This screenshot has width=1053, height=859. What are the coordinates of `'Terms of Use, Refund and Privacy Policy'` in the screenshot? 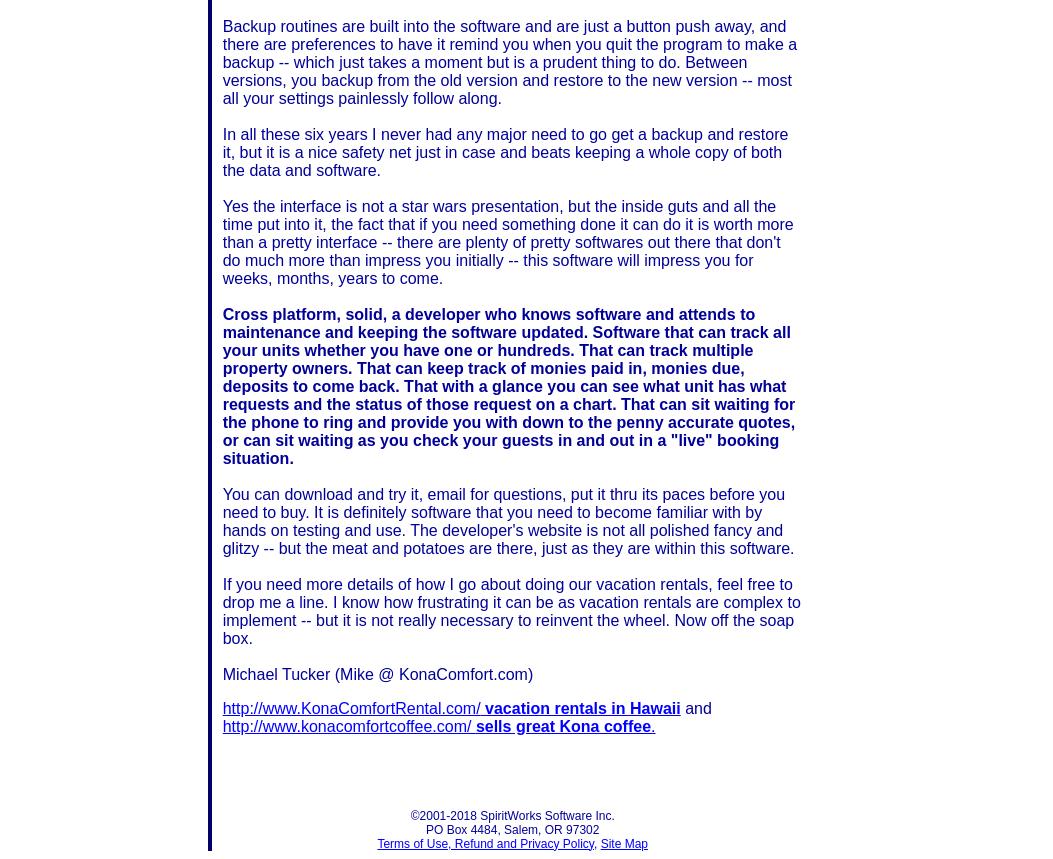 It's located at (485, 842).